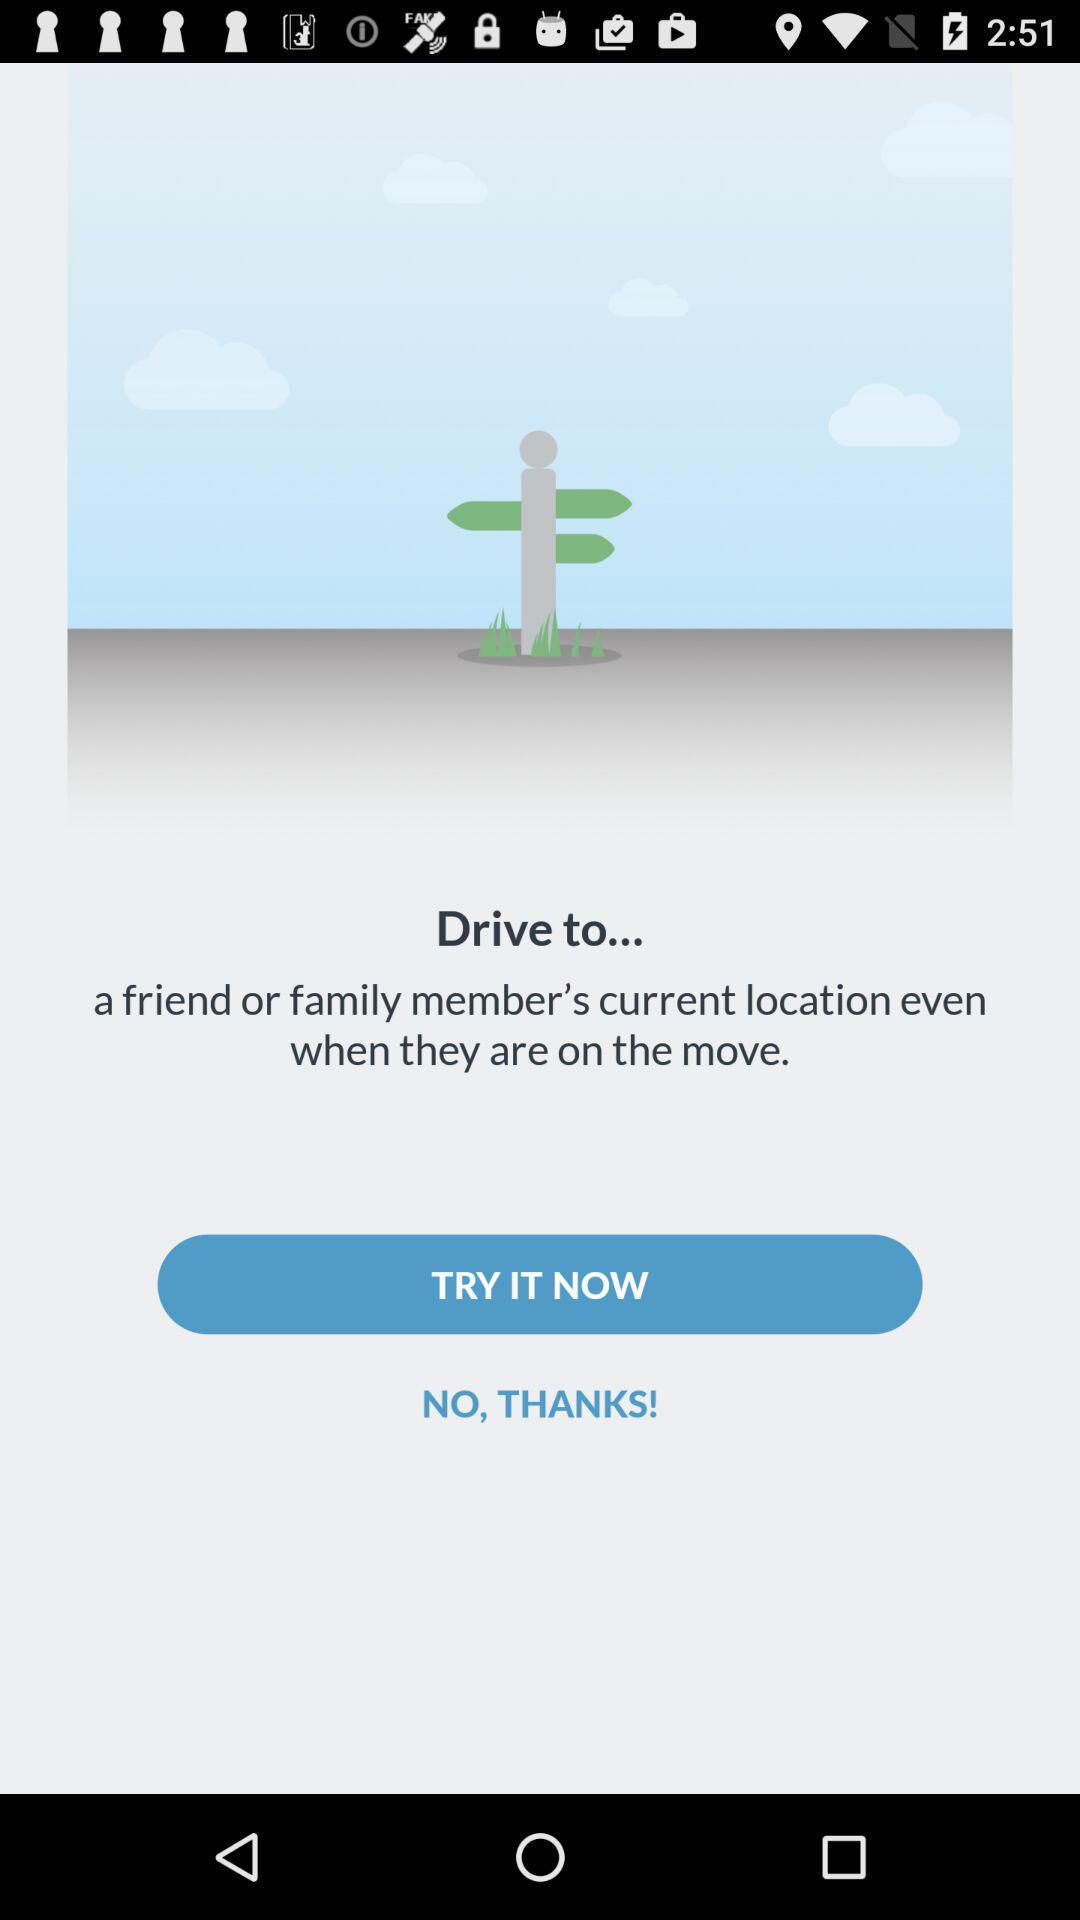 Image resolution: width=1080 pixels, height=1920 pixels. What do you see at coordinates (540, 1284) in the screenshot?
I see `try it now icon` at bounding box center [540, 1284].